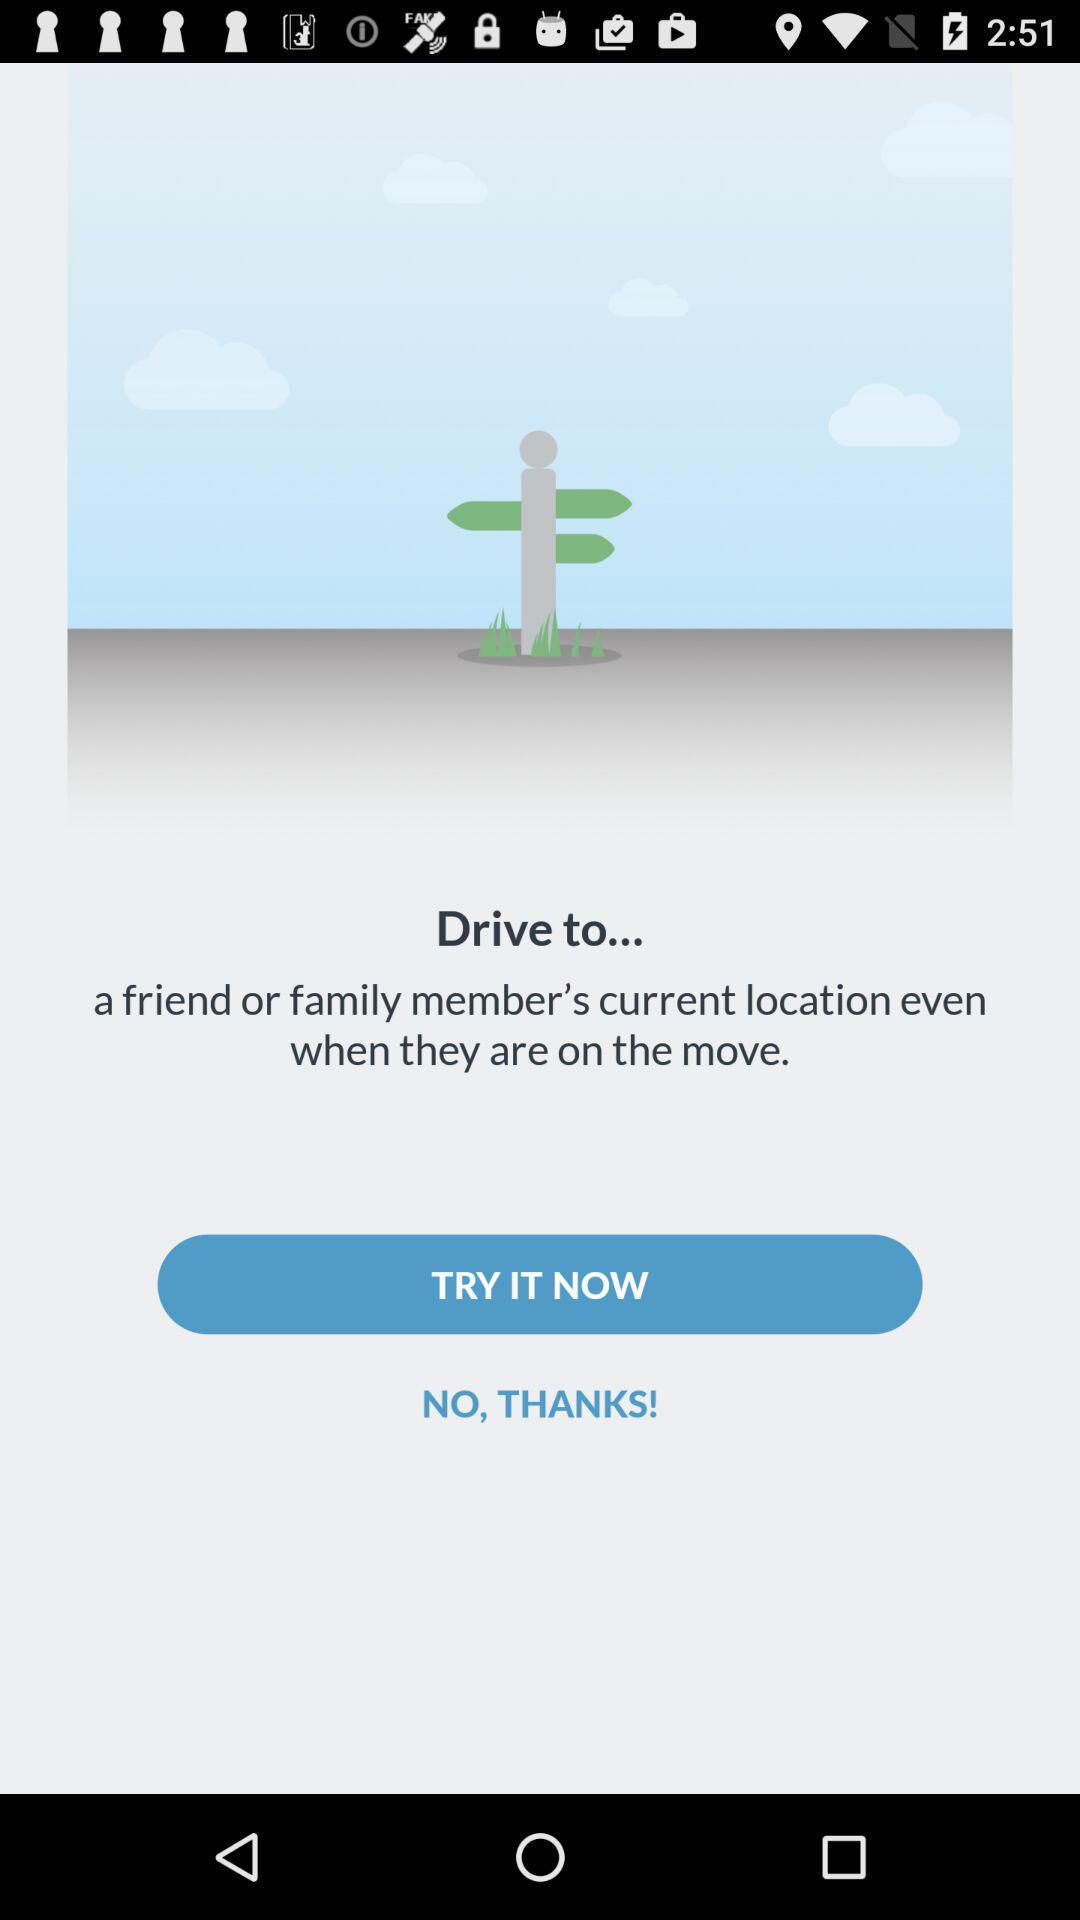 Image resolution: width=1080 pixels, height=1920 pixels. What do you see at coordinates (540, 1284) in the screenshot?
I see `try it now icon` at bounding box center [540, 1284].